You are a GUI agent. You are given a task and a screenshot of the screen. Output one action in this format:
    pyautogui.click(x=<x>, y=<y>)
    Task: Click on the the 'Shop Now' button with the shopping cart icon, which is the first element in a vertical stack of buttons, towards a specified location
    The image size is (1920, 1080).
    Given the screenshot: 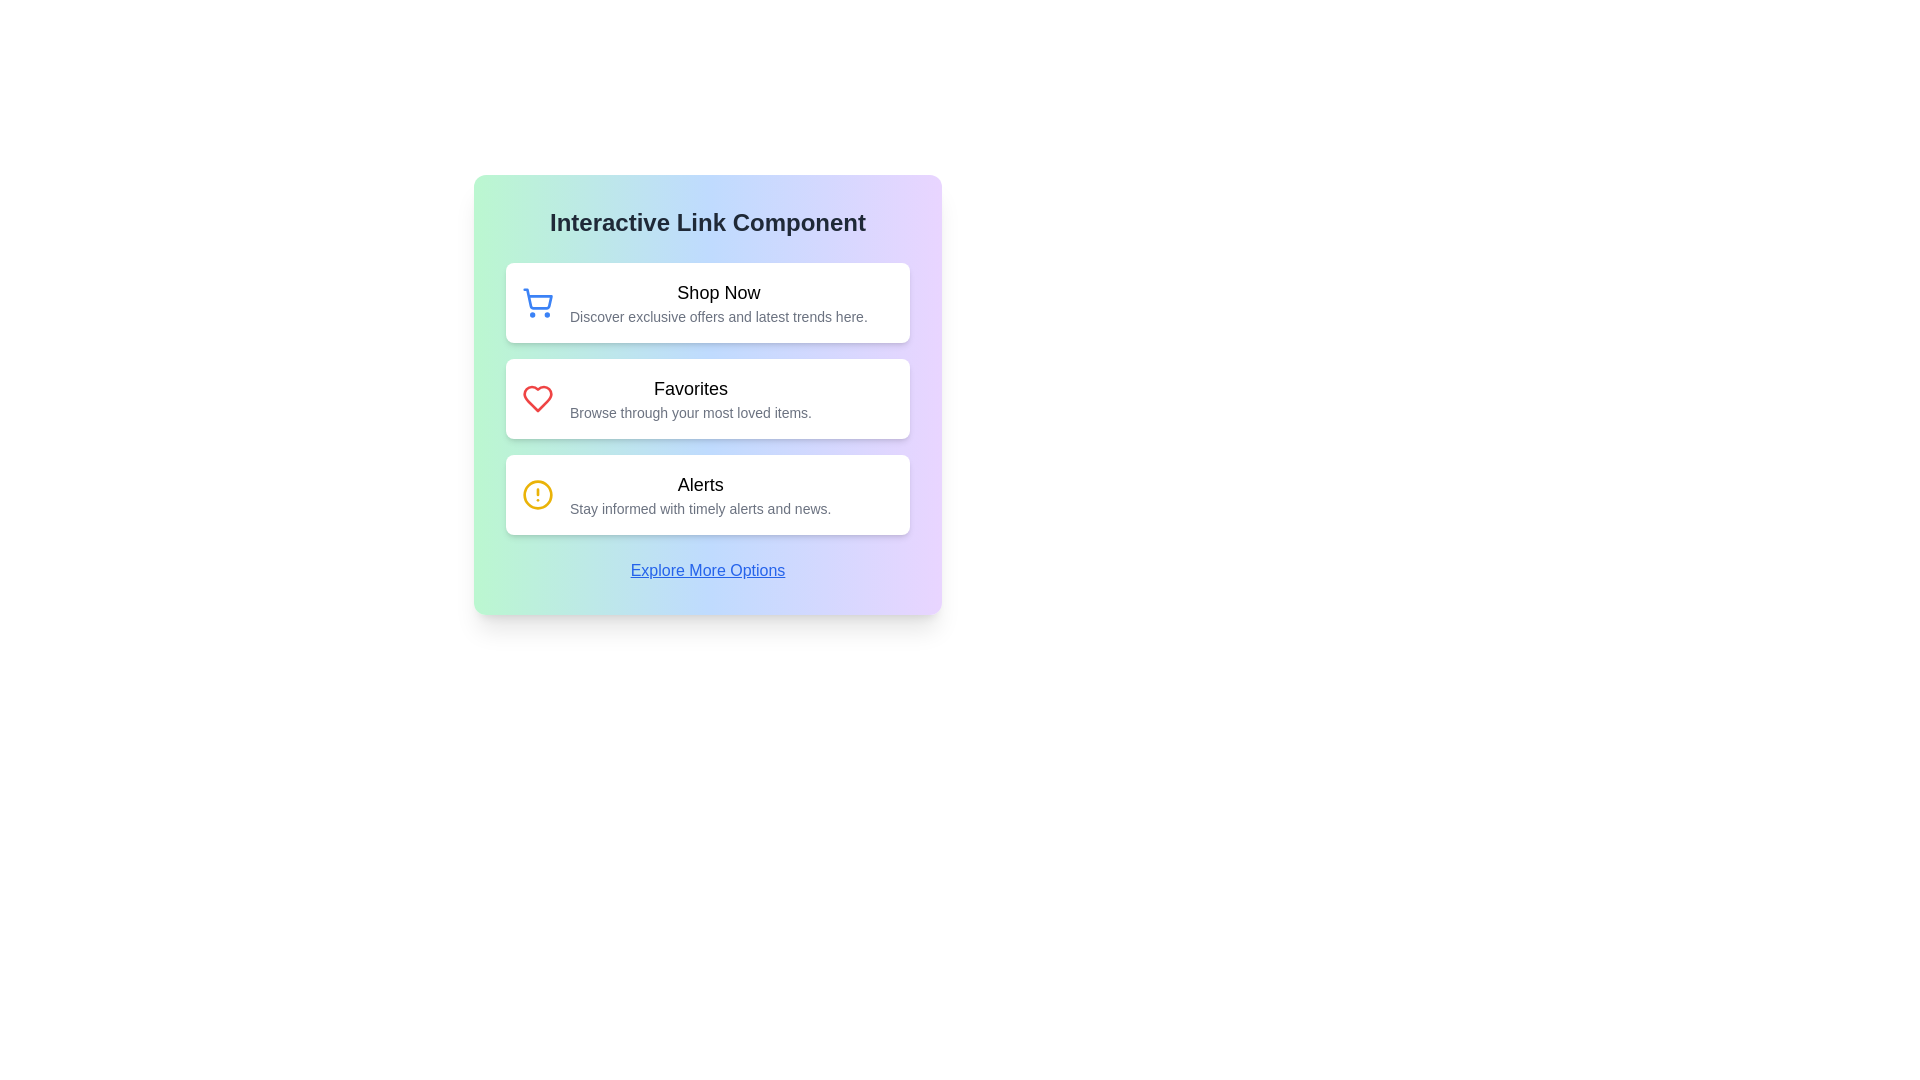 What is the action you would take?
    pyautogui.click(x=708, y=303)
    